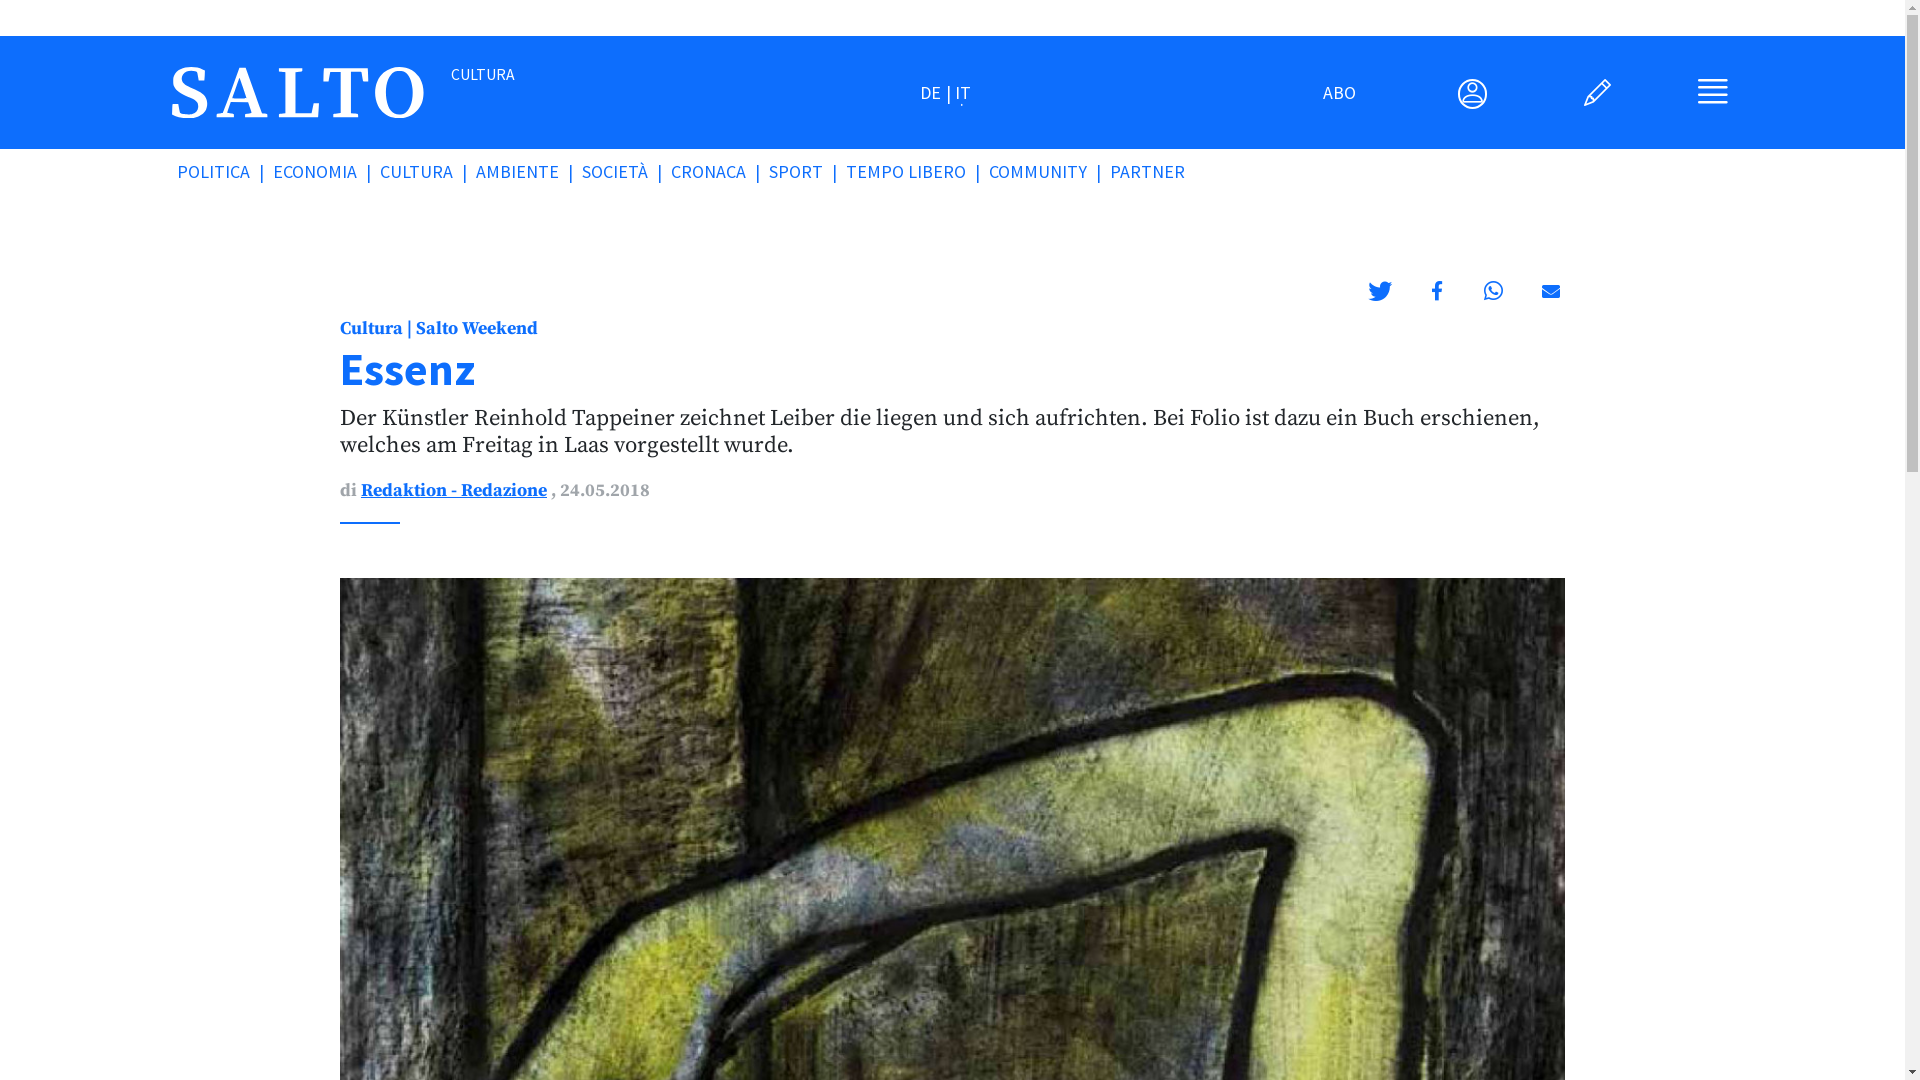 Image resolution: width=1920 pixels, height=1080 pixels. Describe the element at coordinates (963, 92) in the screenshot. I see `'IT'` at that location.